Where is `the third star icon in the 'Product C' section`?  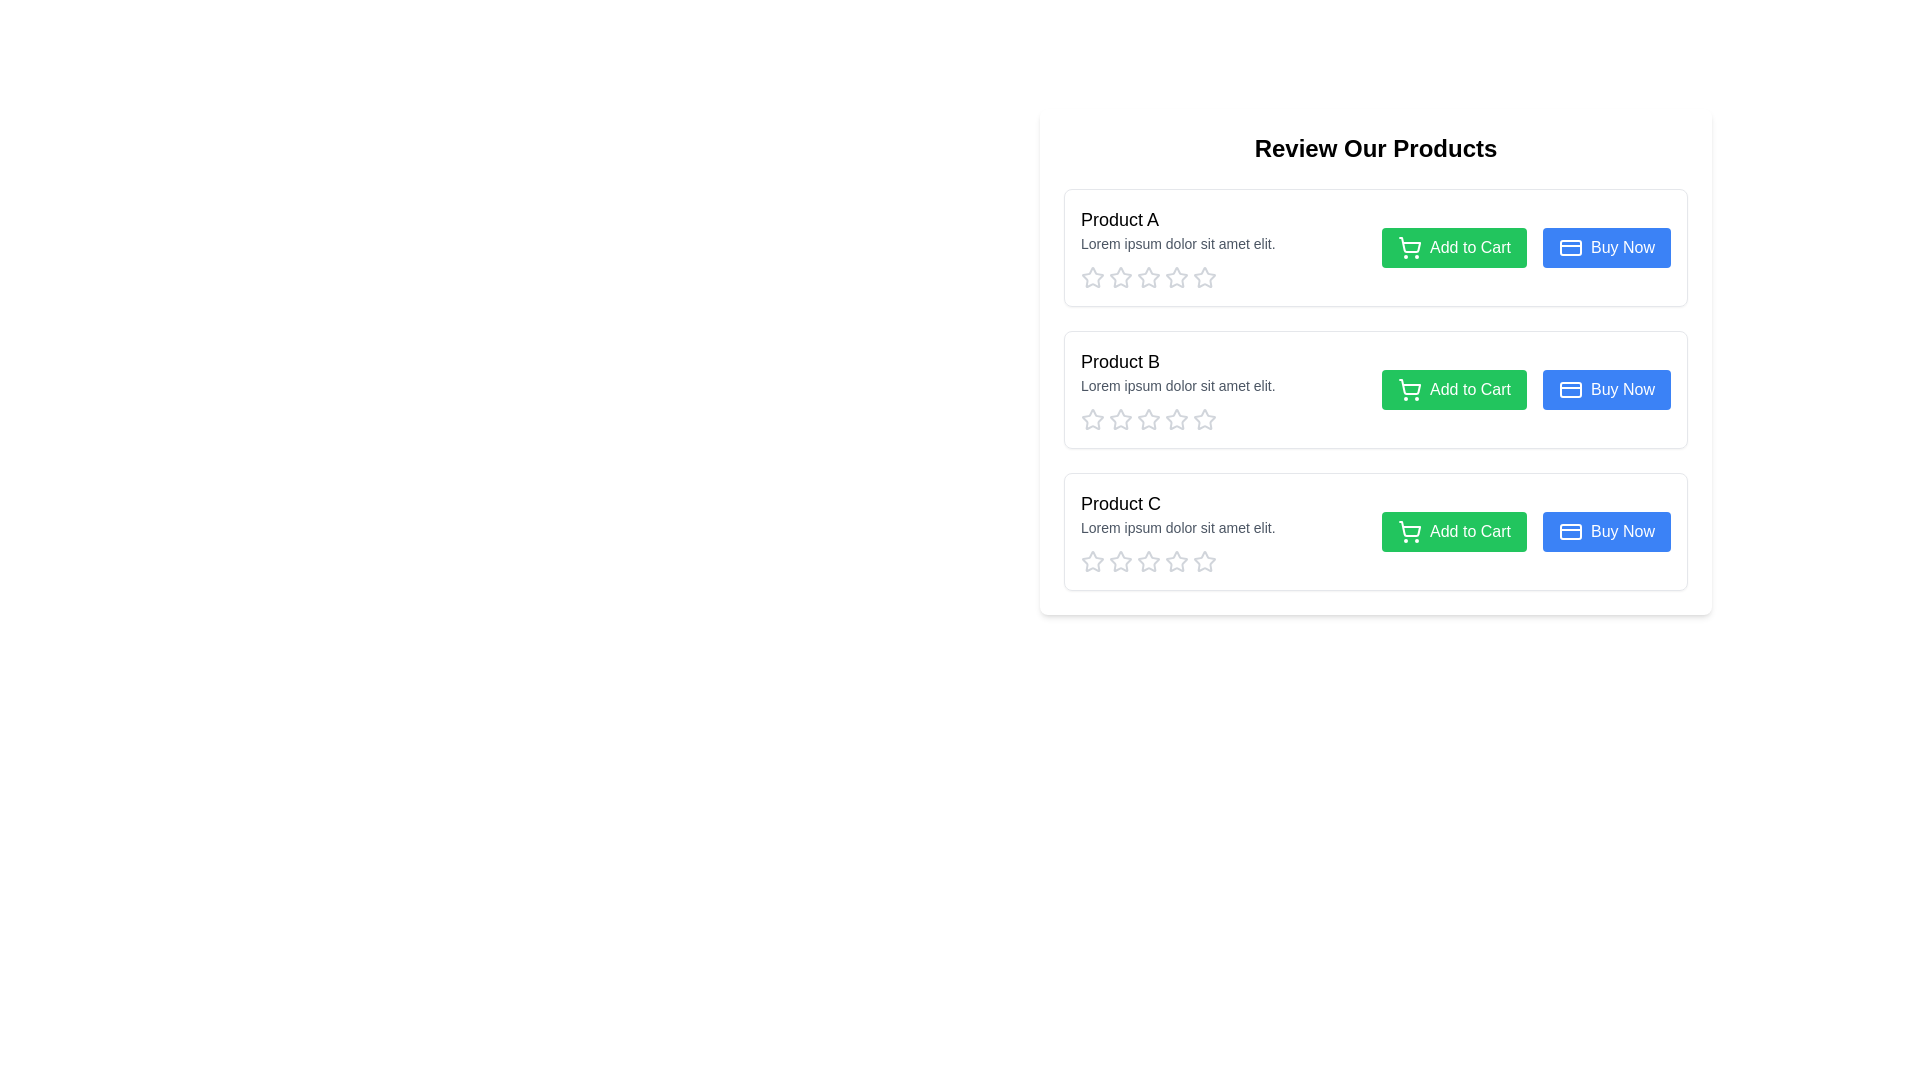
the third star icon in the 'Product C' section is located at coordinates (1203, 561).